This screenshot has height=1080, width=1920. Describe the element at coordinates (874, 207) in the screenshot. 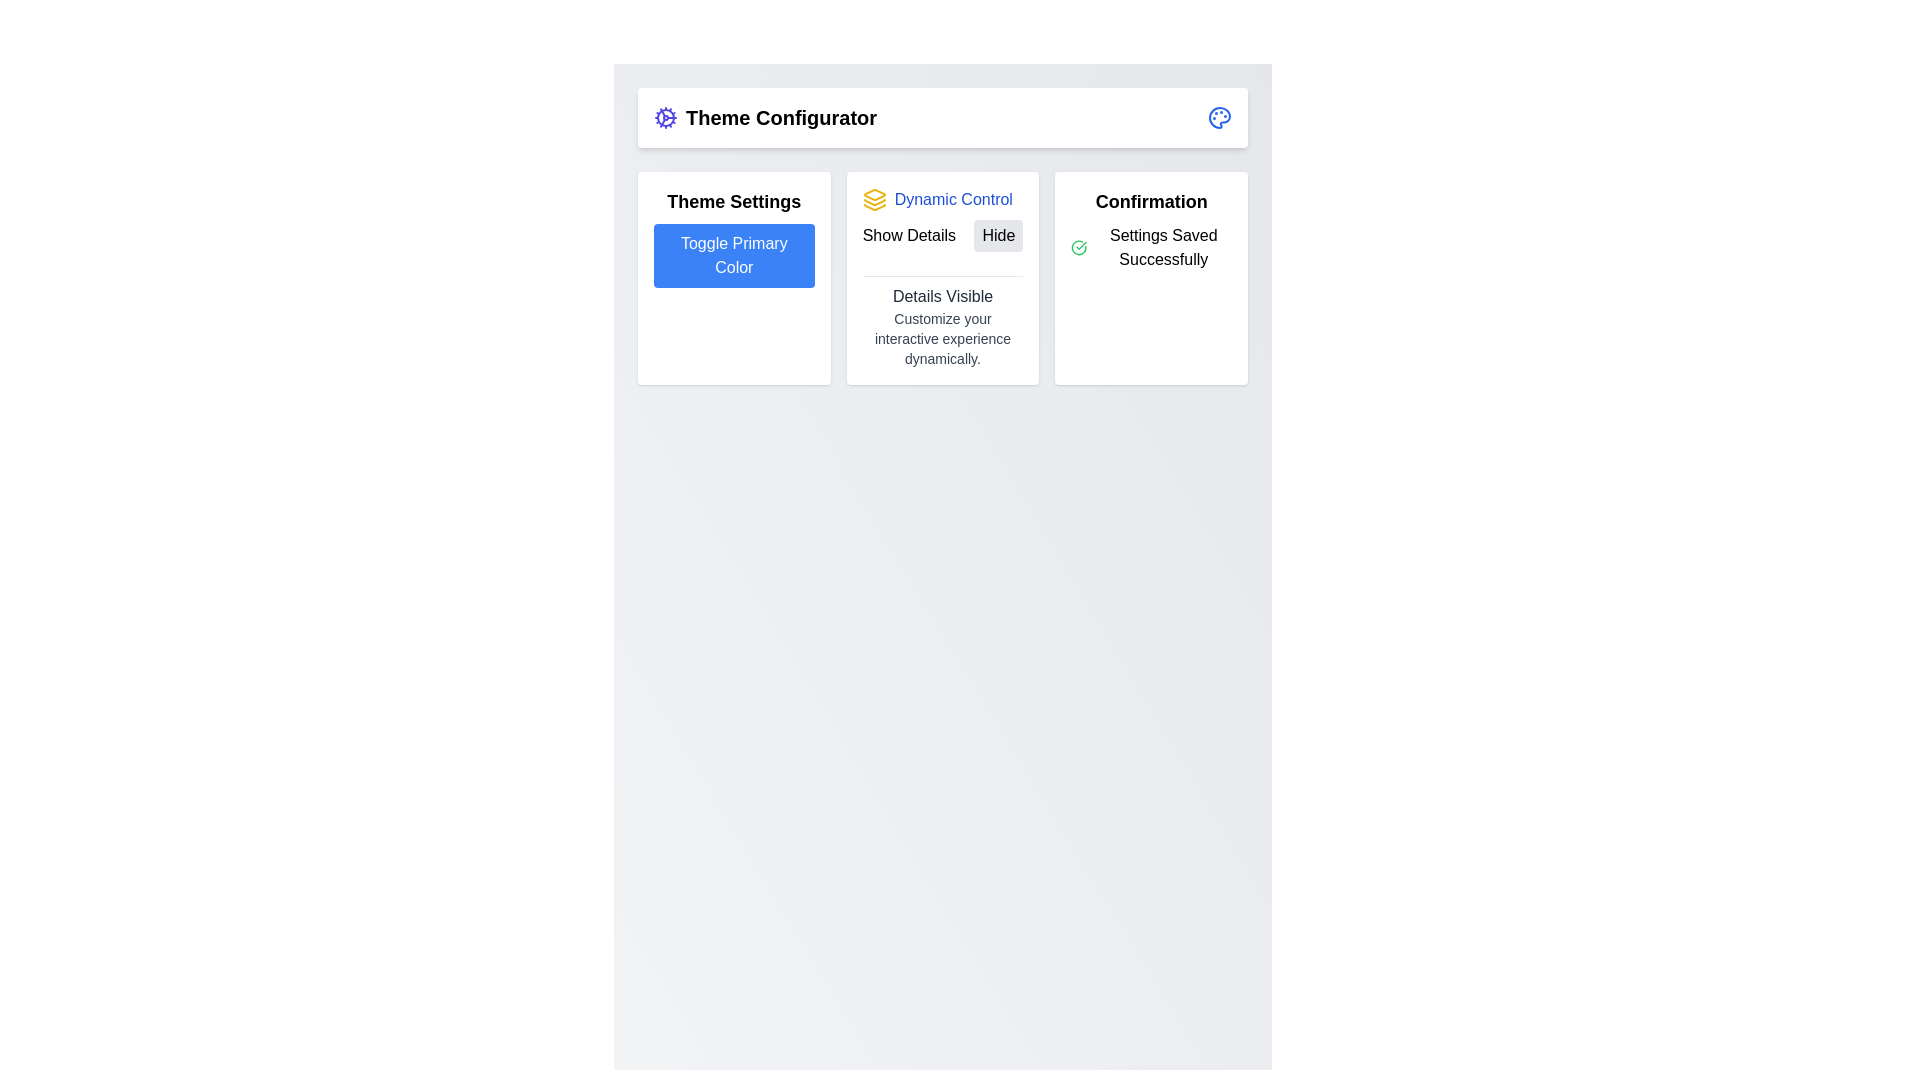

I see `the graphical icon representing a layered stack, which consists of three stylized layers with triangular extensions on the bottom-most layer` at that location.